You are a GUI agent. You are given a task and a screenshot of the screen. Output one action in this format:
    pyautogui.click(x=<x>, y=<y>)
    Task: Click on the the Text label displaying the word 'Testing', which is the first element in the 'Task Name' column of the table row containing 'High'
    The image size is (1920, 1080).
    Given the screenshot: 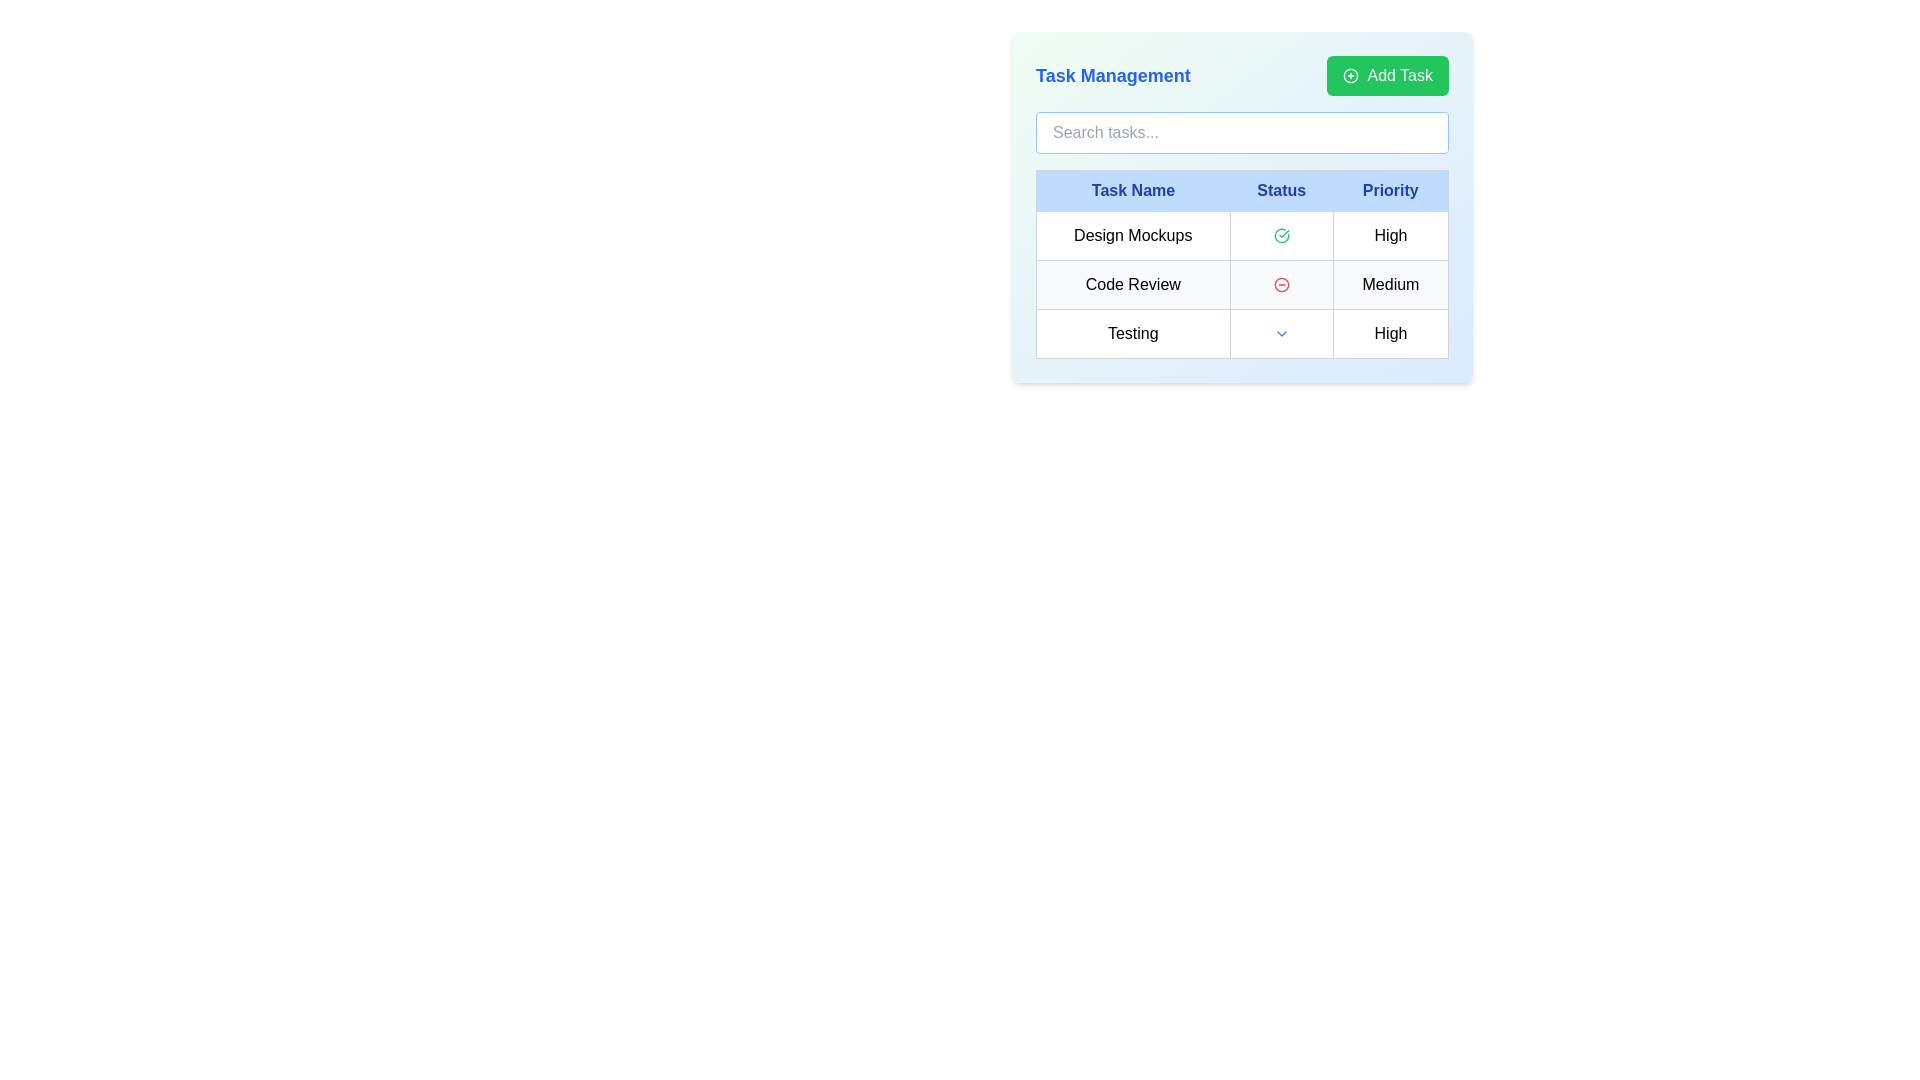 What is the action you would take?
    pyautogui.click(x=1133, y=333)
    